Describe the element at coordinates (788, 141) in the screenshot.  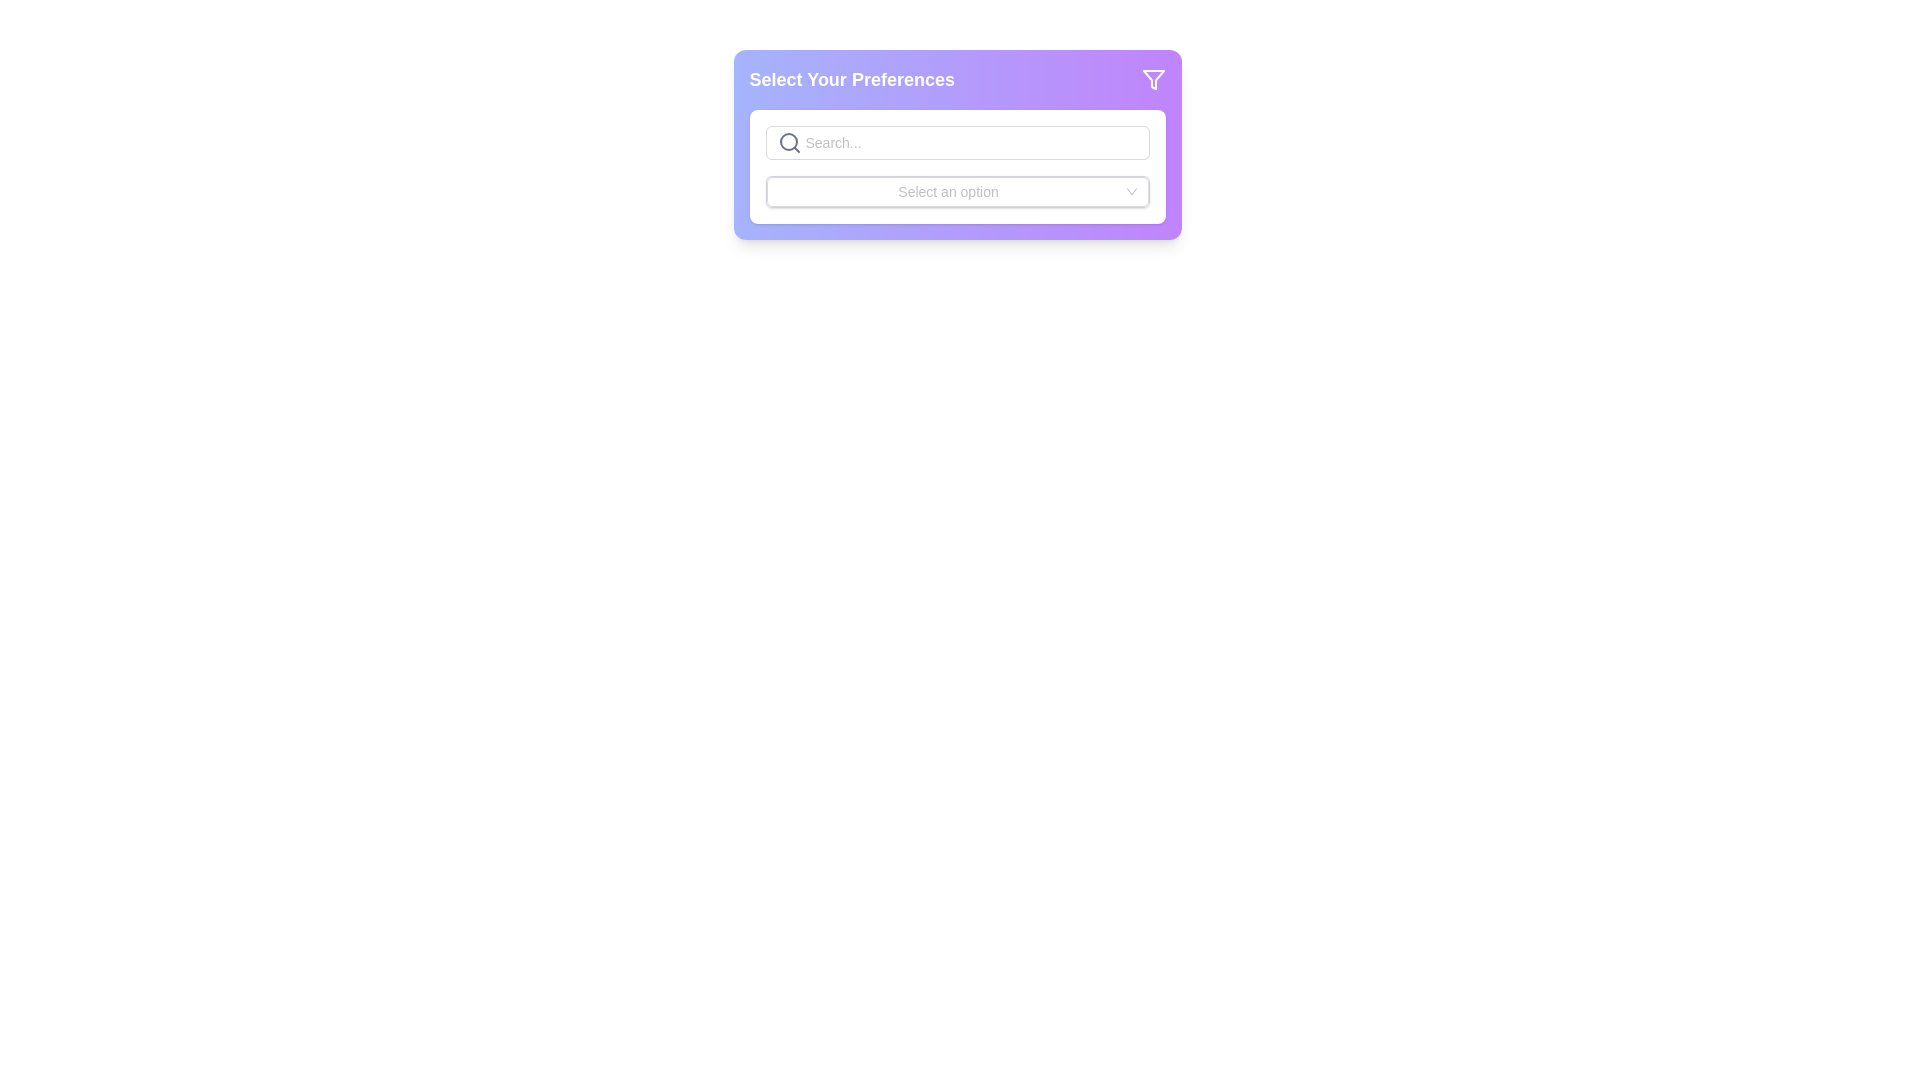
I see `the gray magnifying glass icon representing the search function located to the left of the 'Search...' input field` at that location.